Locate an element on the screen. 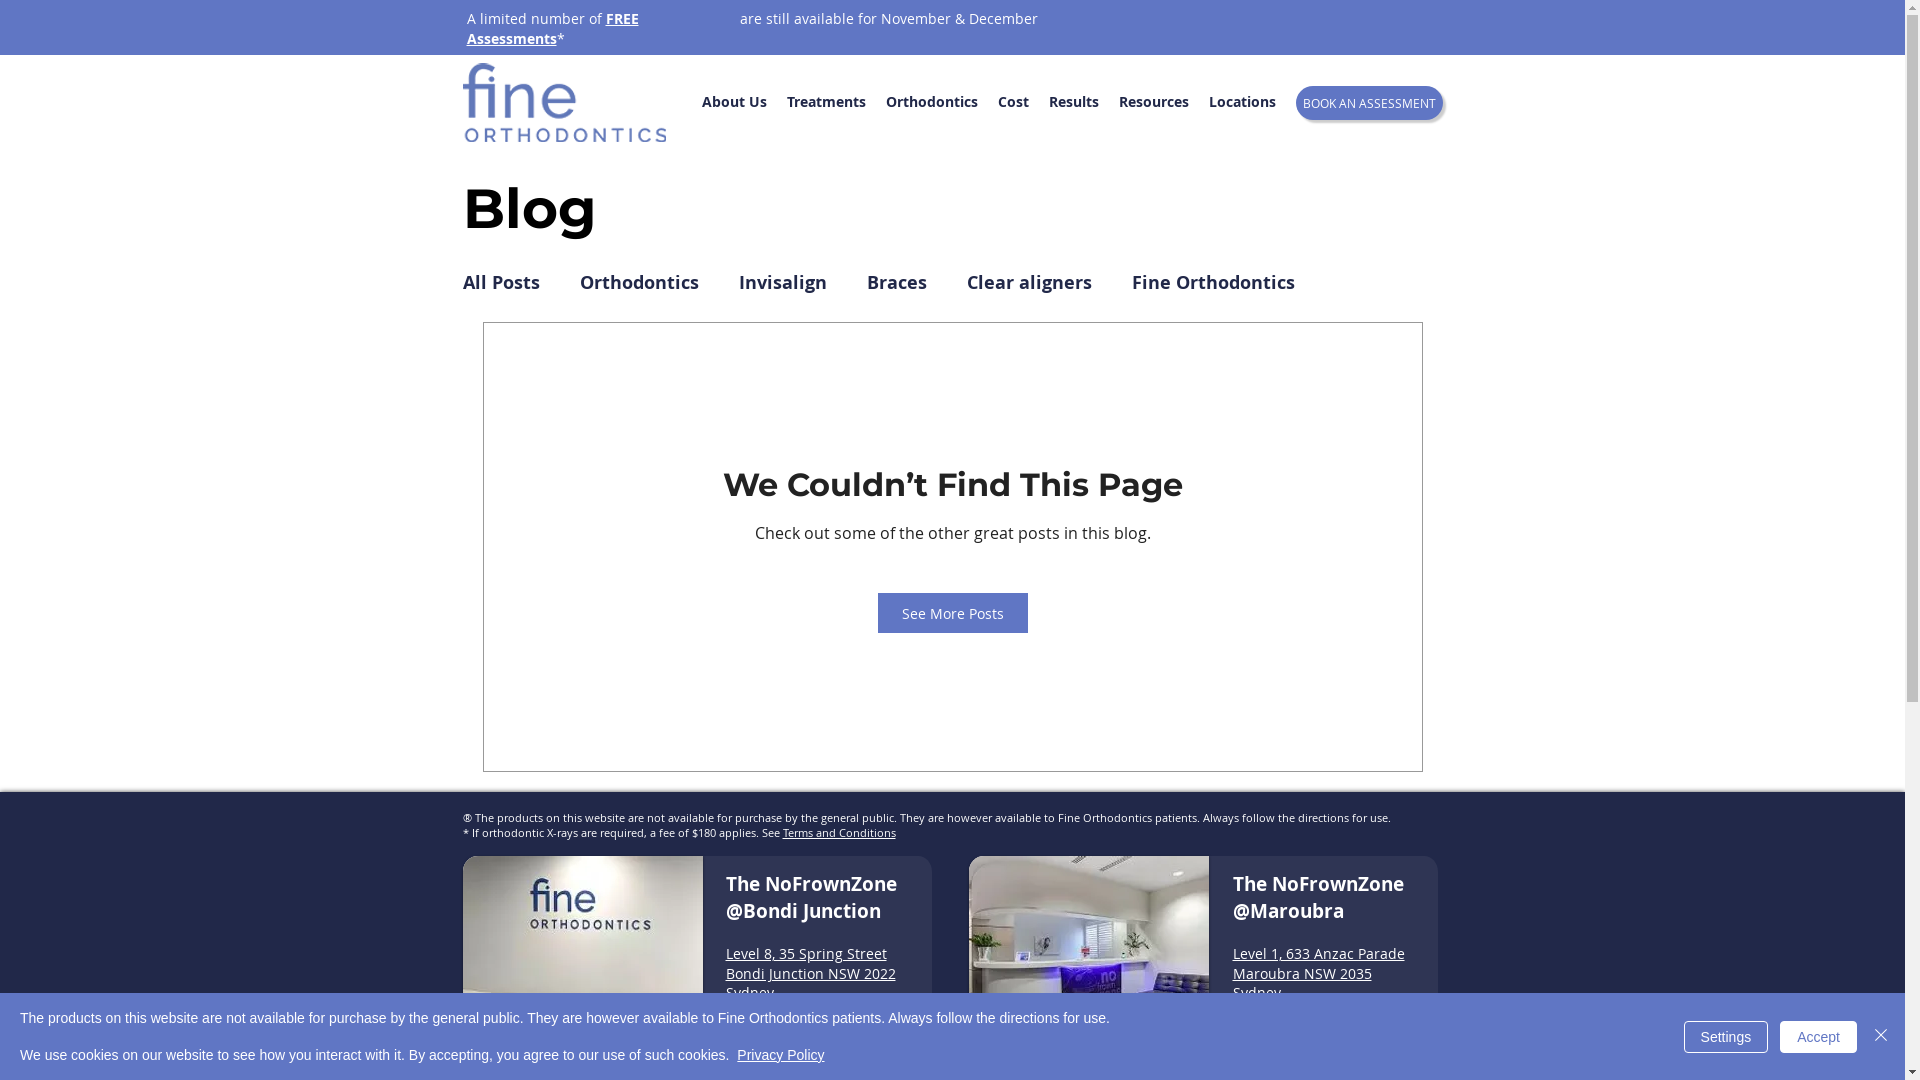 The height and width of the screenshot is (1080, 1920). 'Terms and Conditions' is located at coordinates (781, 832).